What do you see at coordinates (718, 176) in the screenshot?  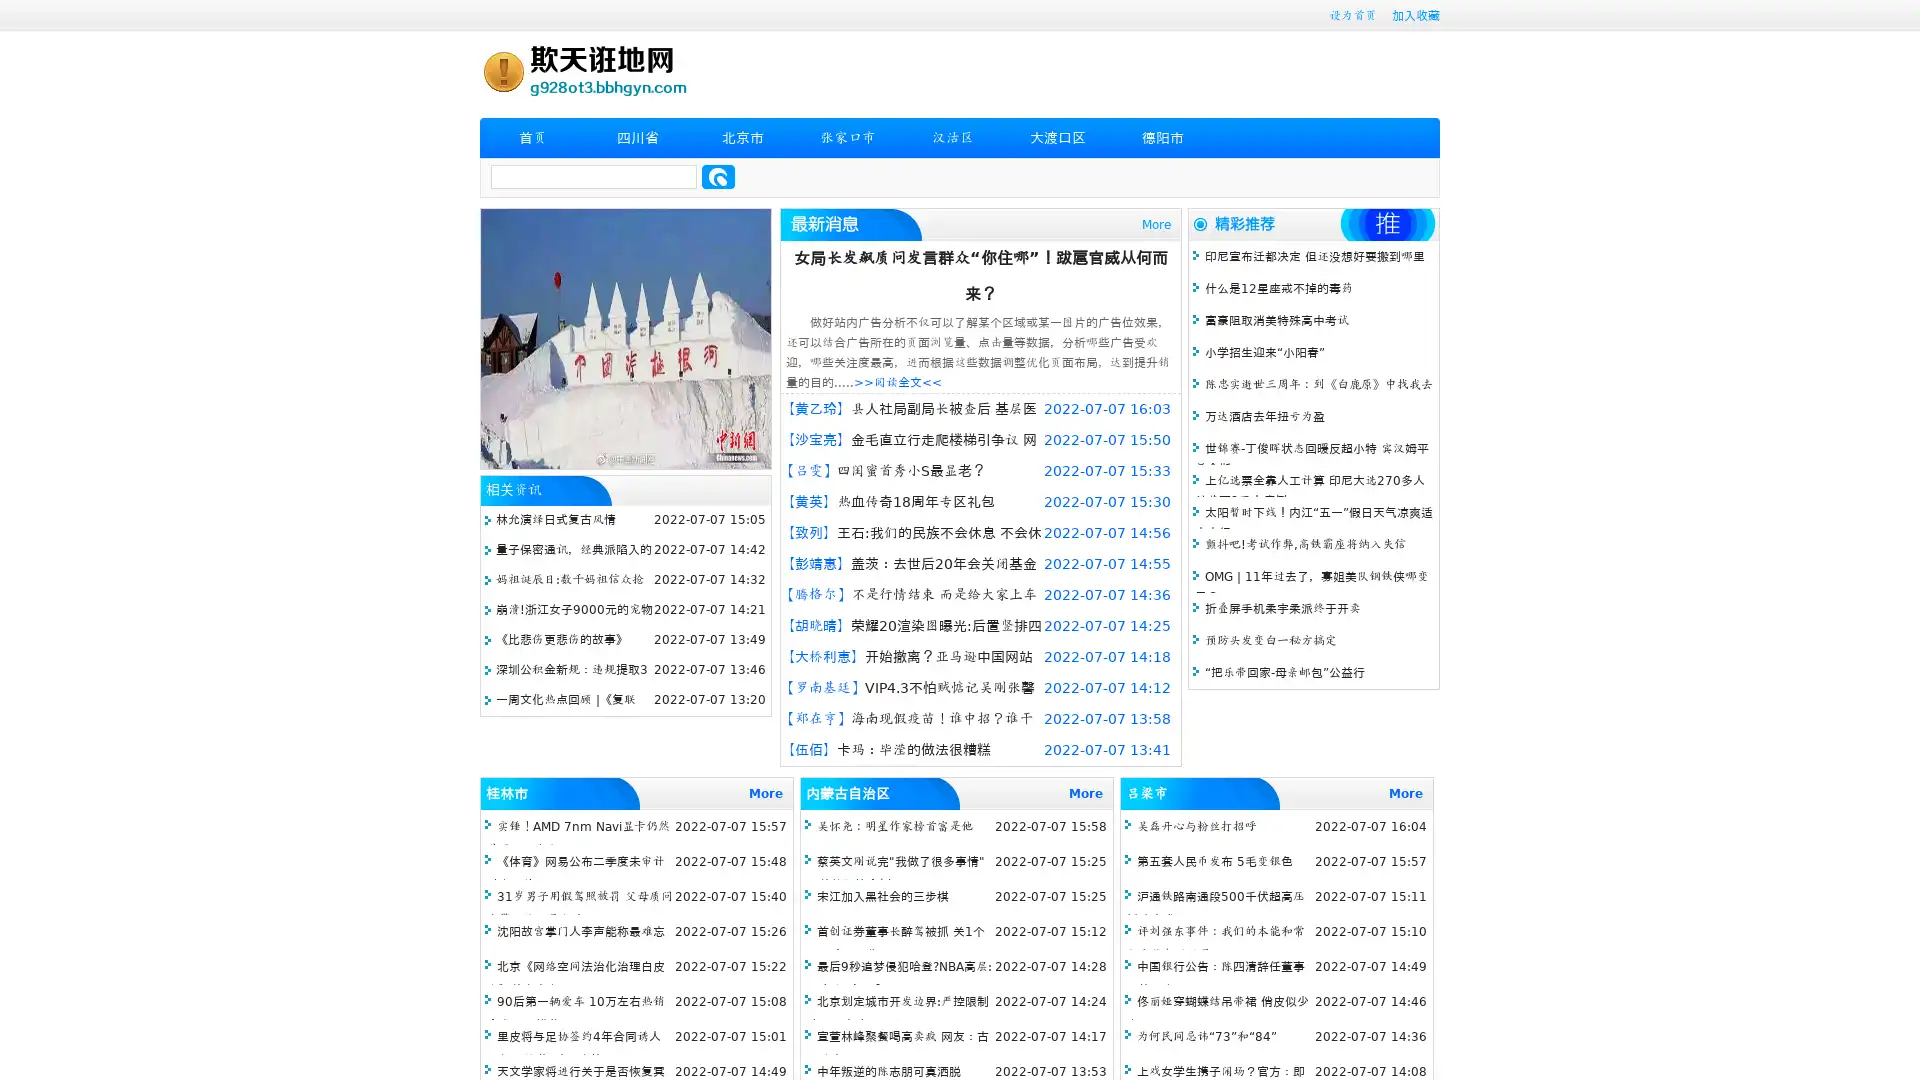 I see `Search` at bounding box center [718, 176].